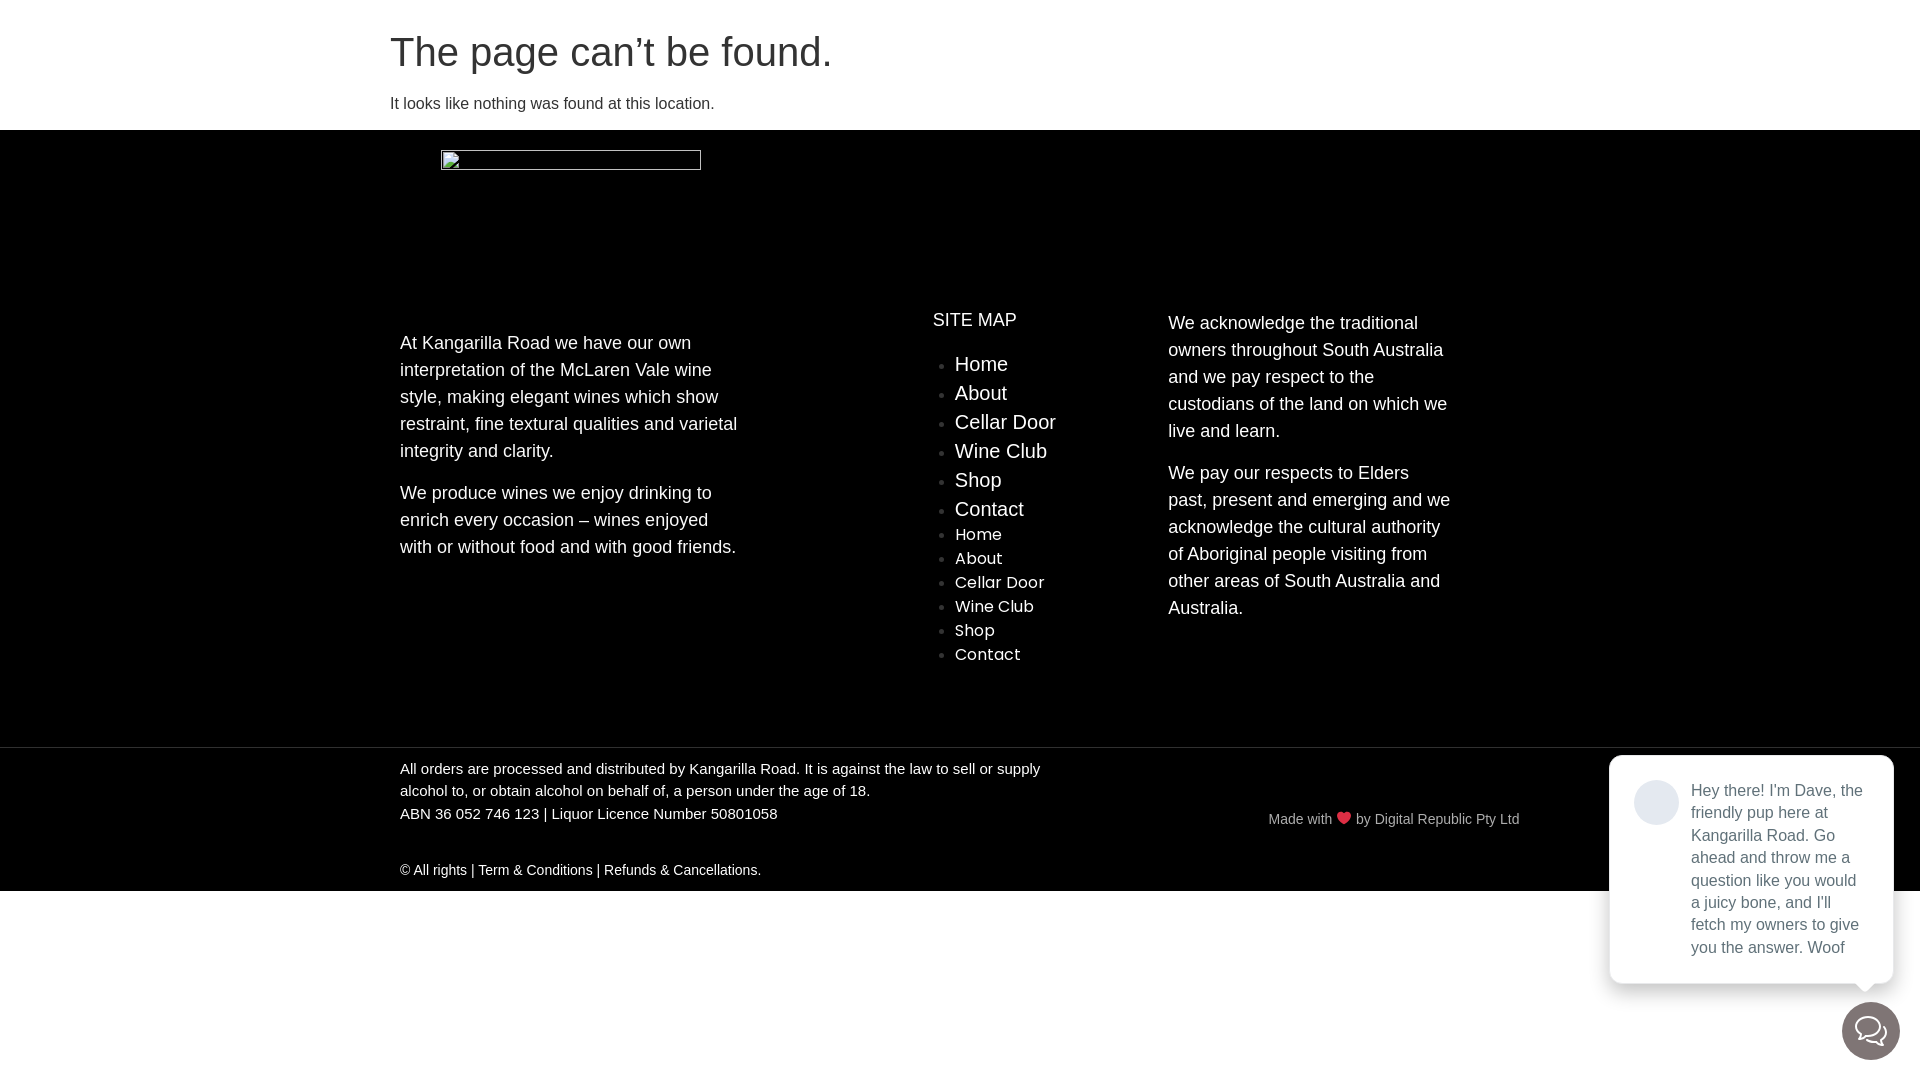 The width and height of the screenshot is (1920, 1080). What do you see at coordinates (680, 869) in the screenshot?
I see `'Refunds & Cancellations'` at bounding box center [680, 869].